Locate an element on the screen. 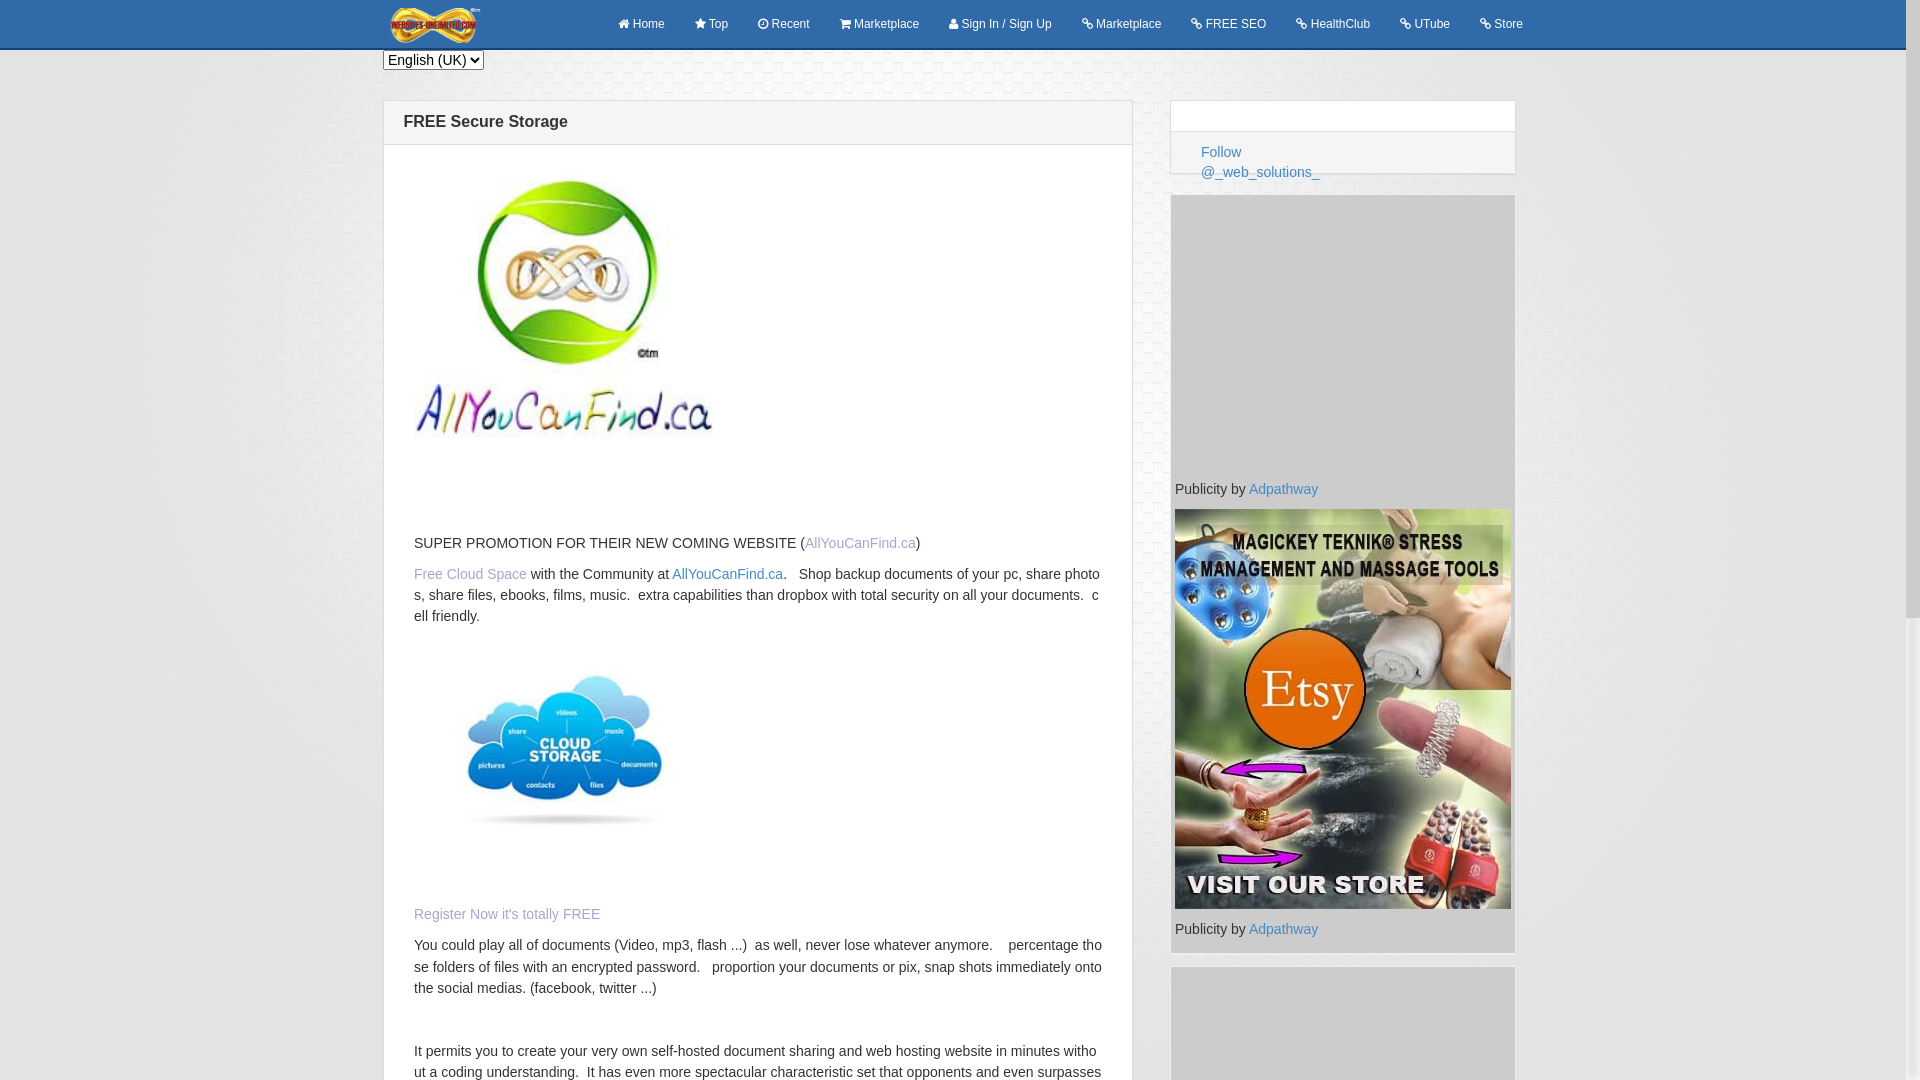 The width and height of the screenshot is (1920, 1080). 'Home' is located at coordinates (641, 23).